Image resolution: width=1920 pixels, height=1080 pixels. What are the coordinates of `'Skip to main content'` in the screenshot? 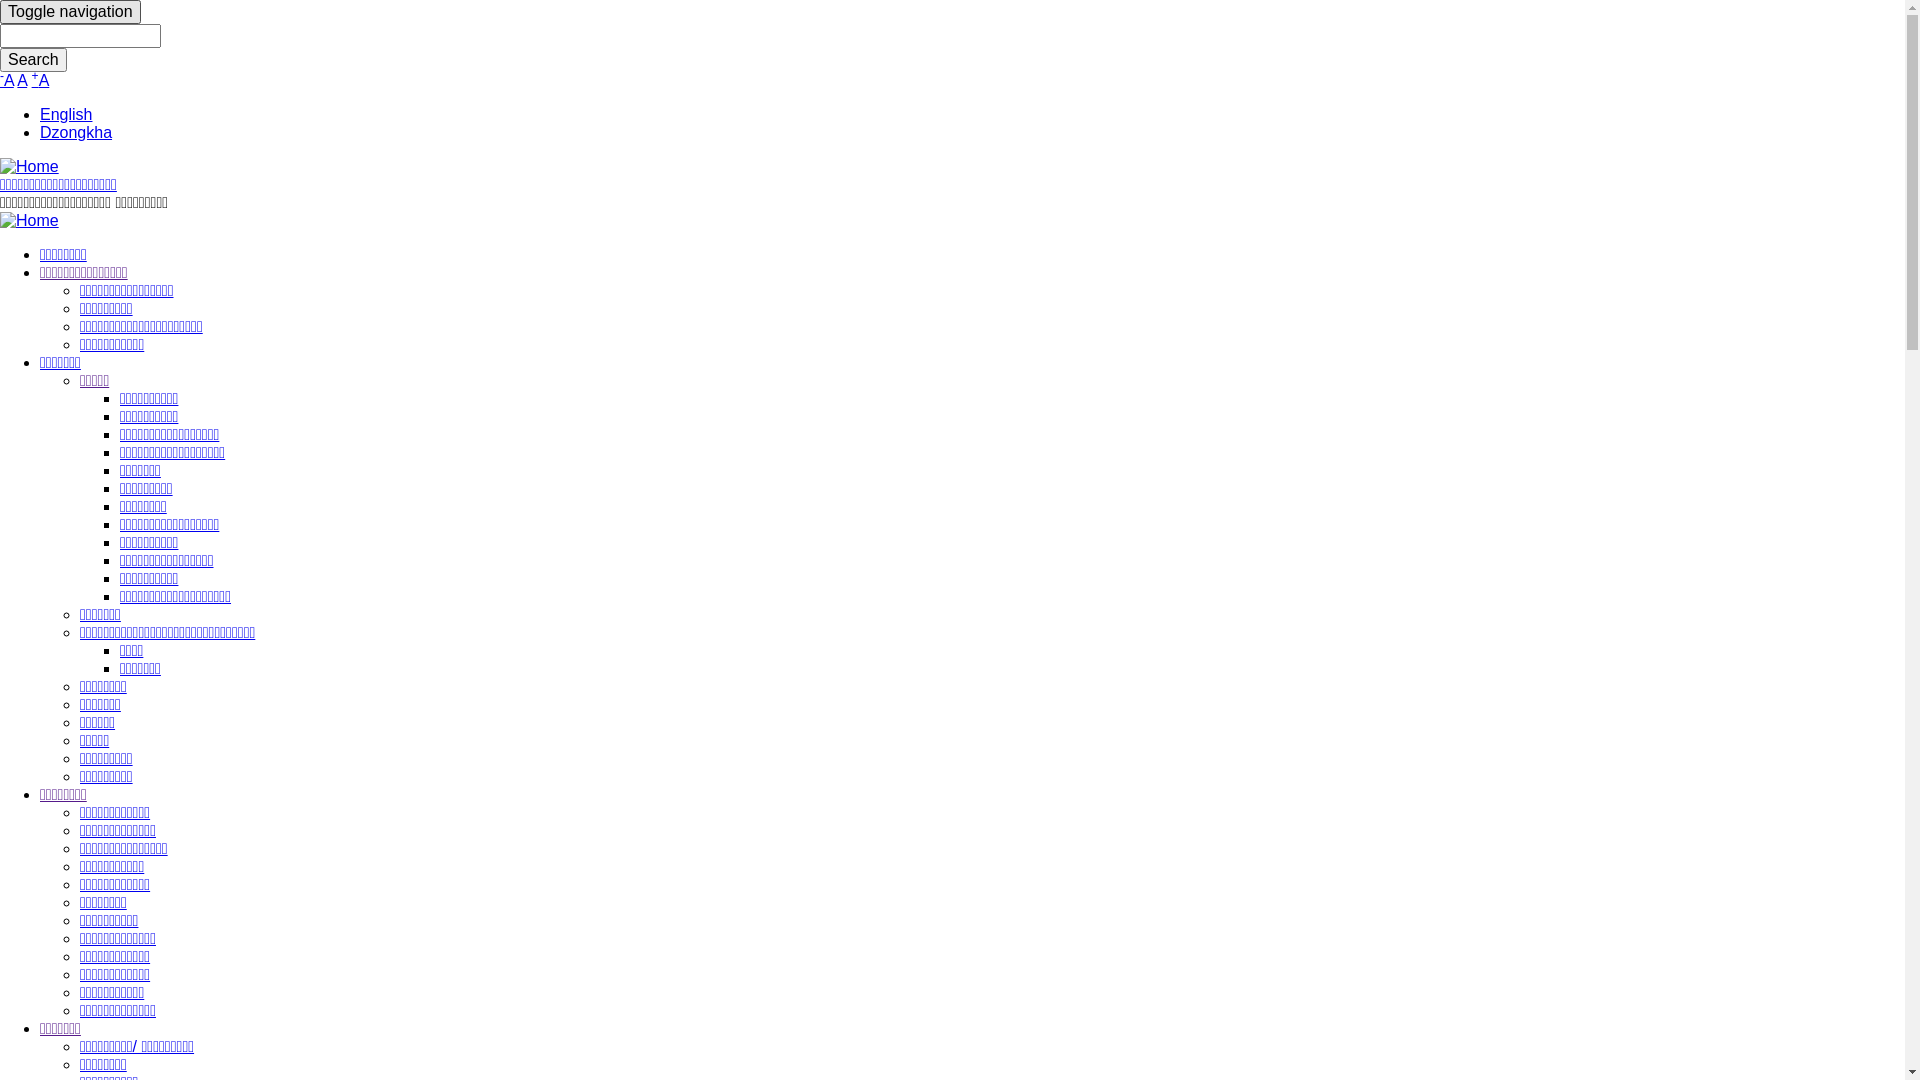 It's located at (0, 0).